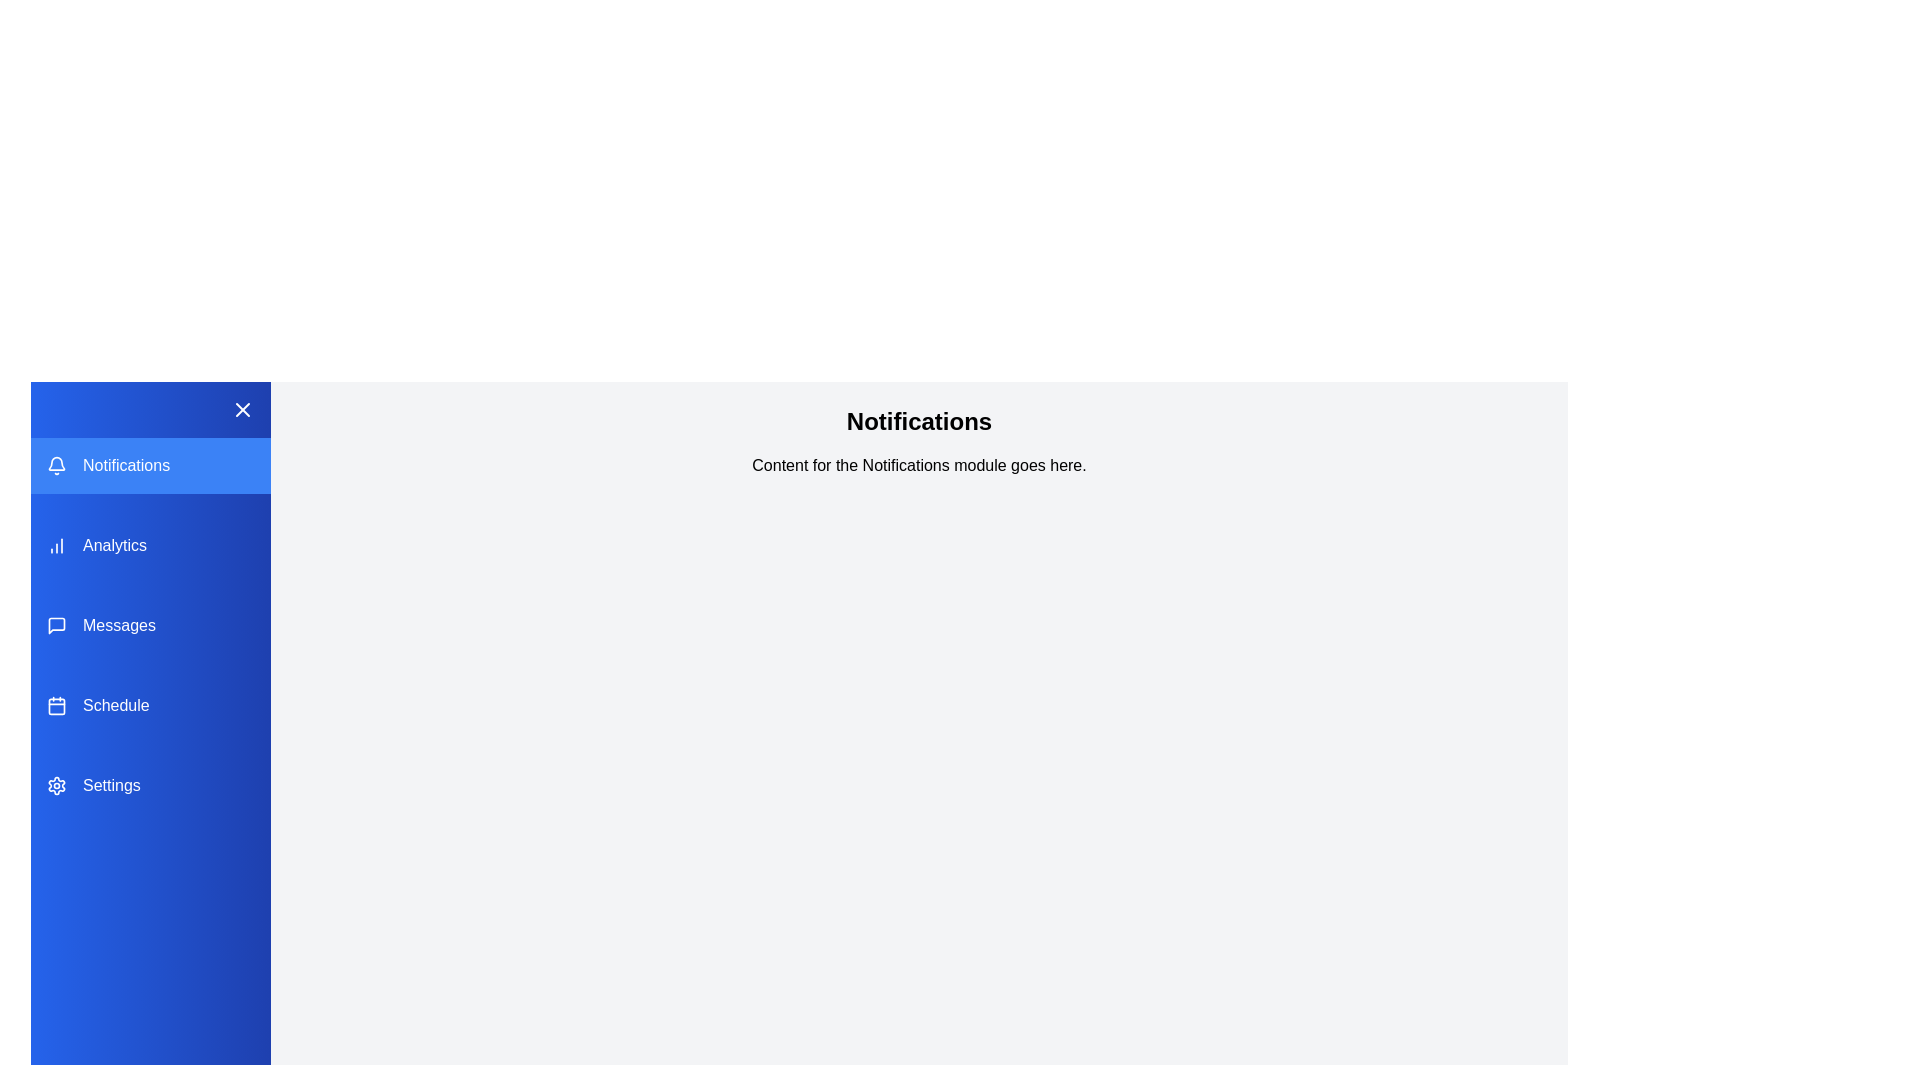 The width and height of the screenshot is (1920, 1080). Describe the element at coordinates (149, 624) in the screenshot. I see `the module Messages from the sidebar` at that location.